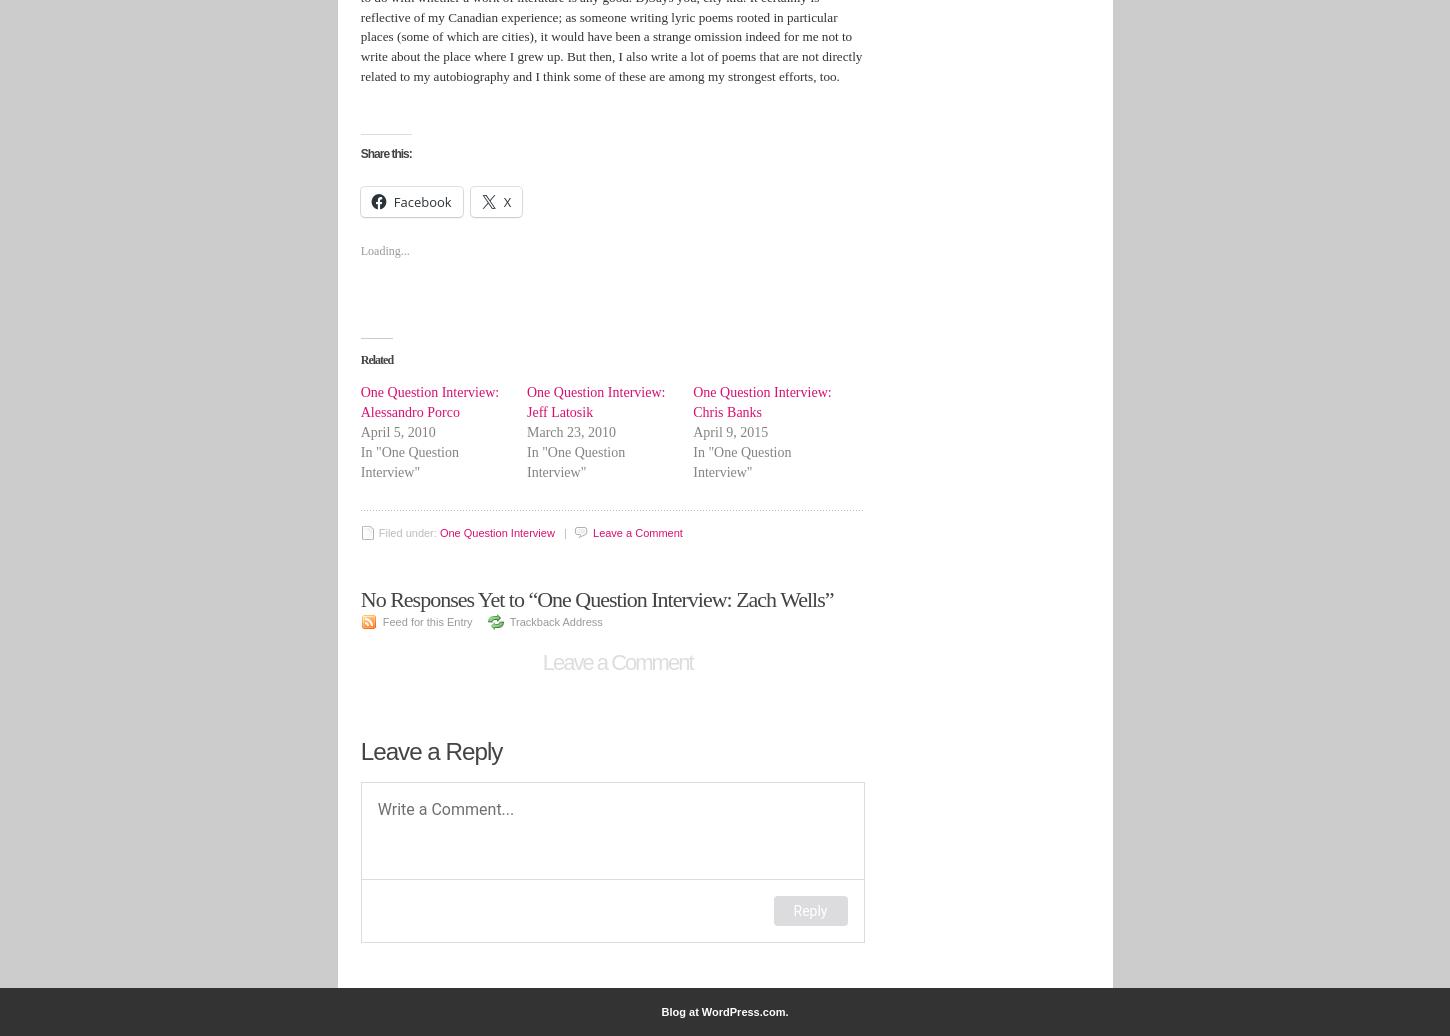  Describe the element at coordinates (407, 533) in the screenshot. I see `'Filed under:'` at that location.